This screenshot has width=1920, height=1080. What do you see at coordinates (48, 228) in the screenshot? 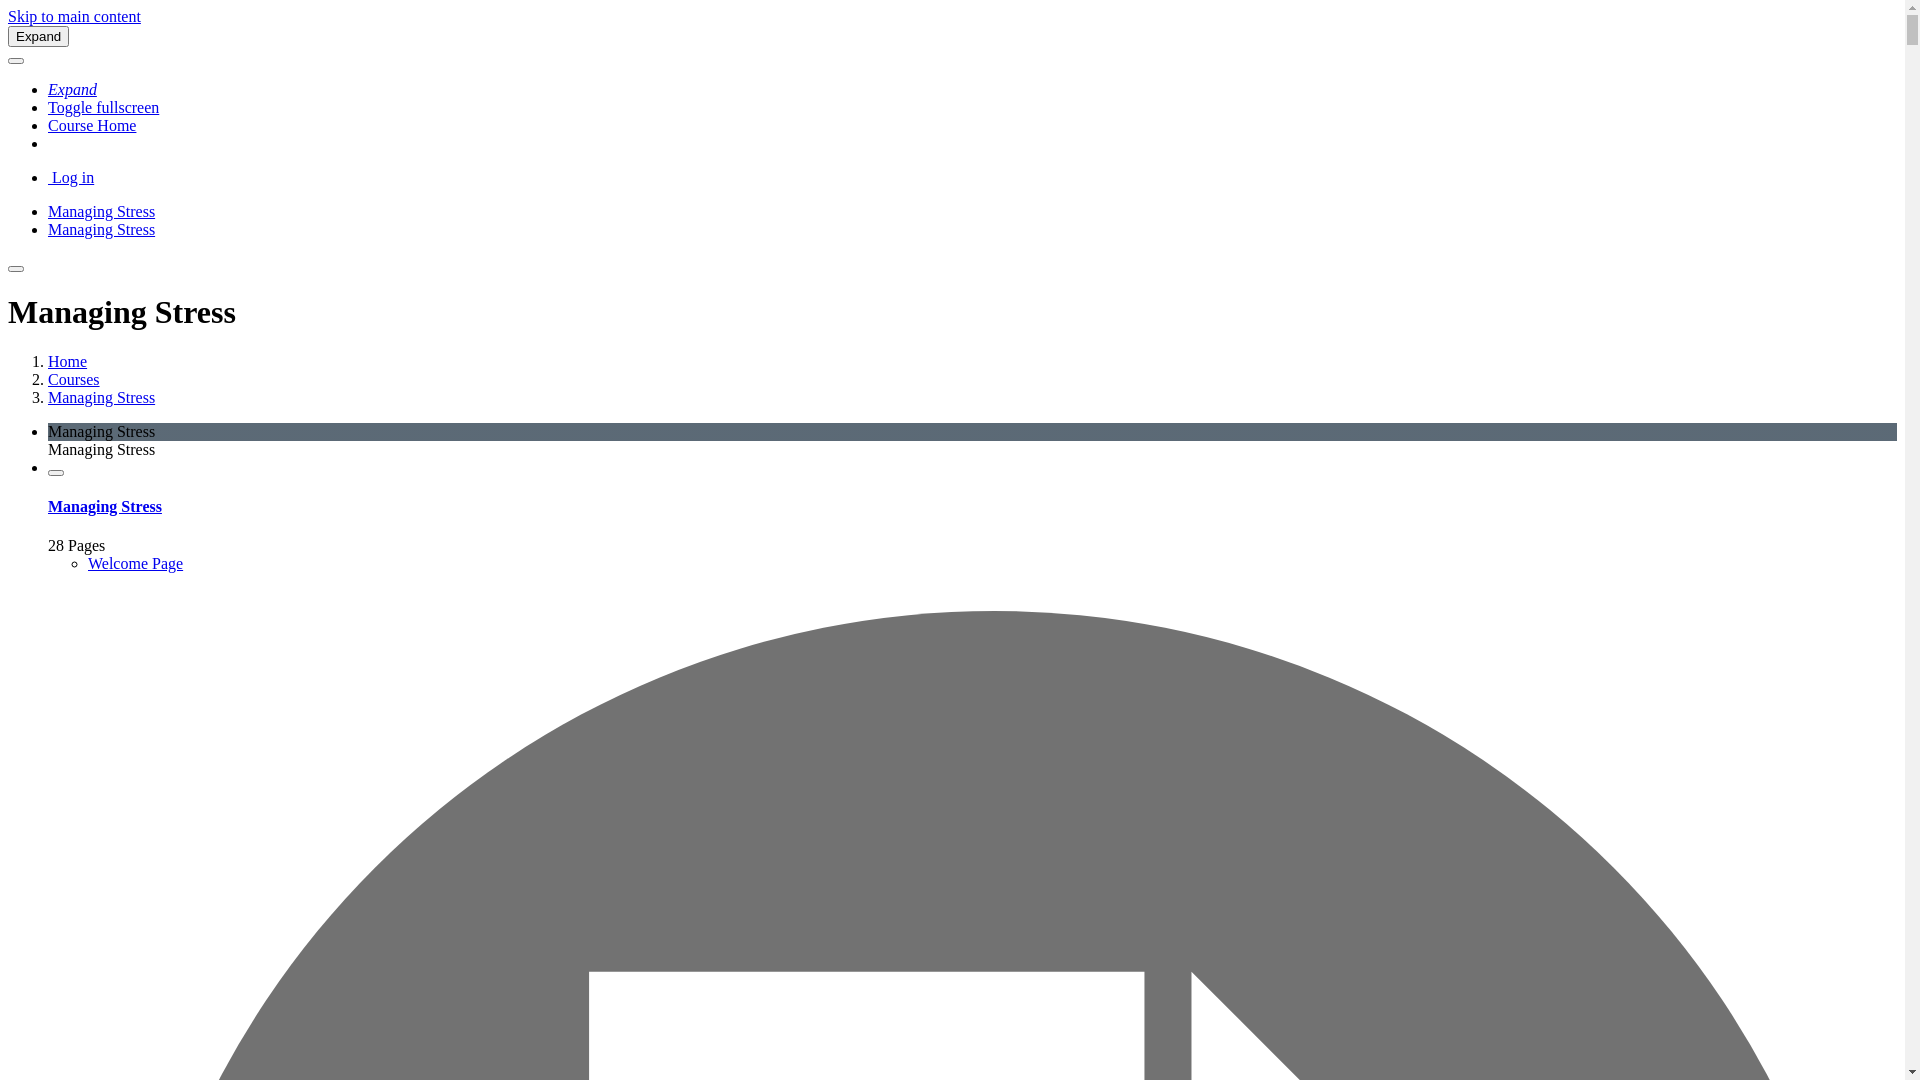
I see `'Managing Stress'` at bounding box center [48, 228].